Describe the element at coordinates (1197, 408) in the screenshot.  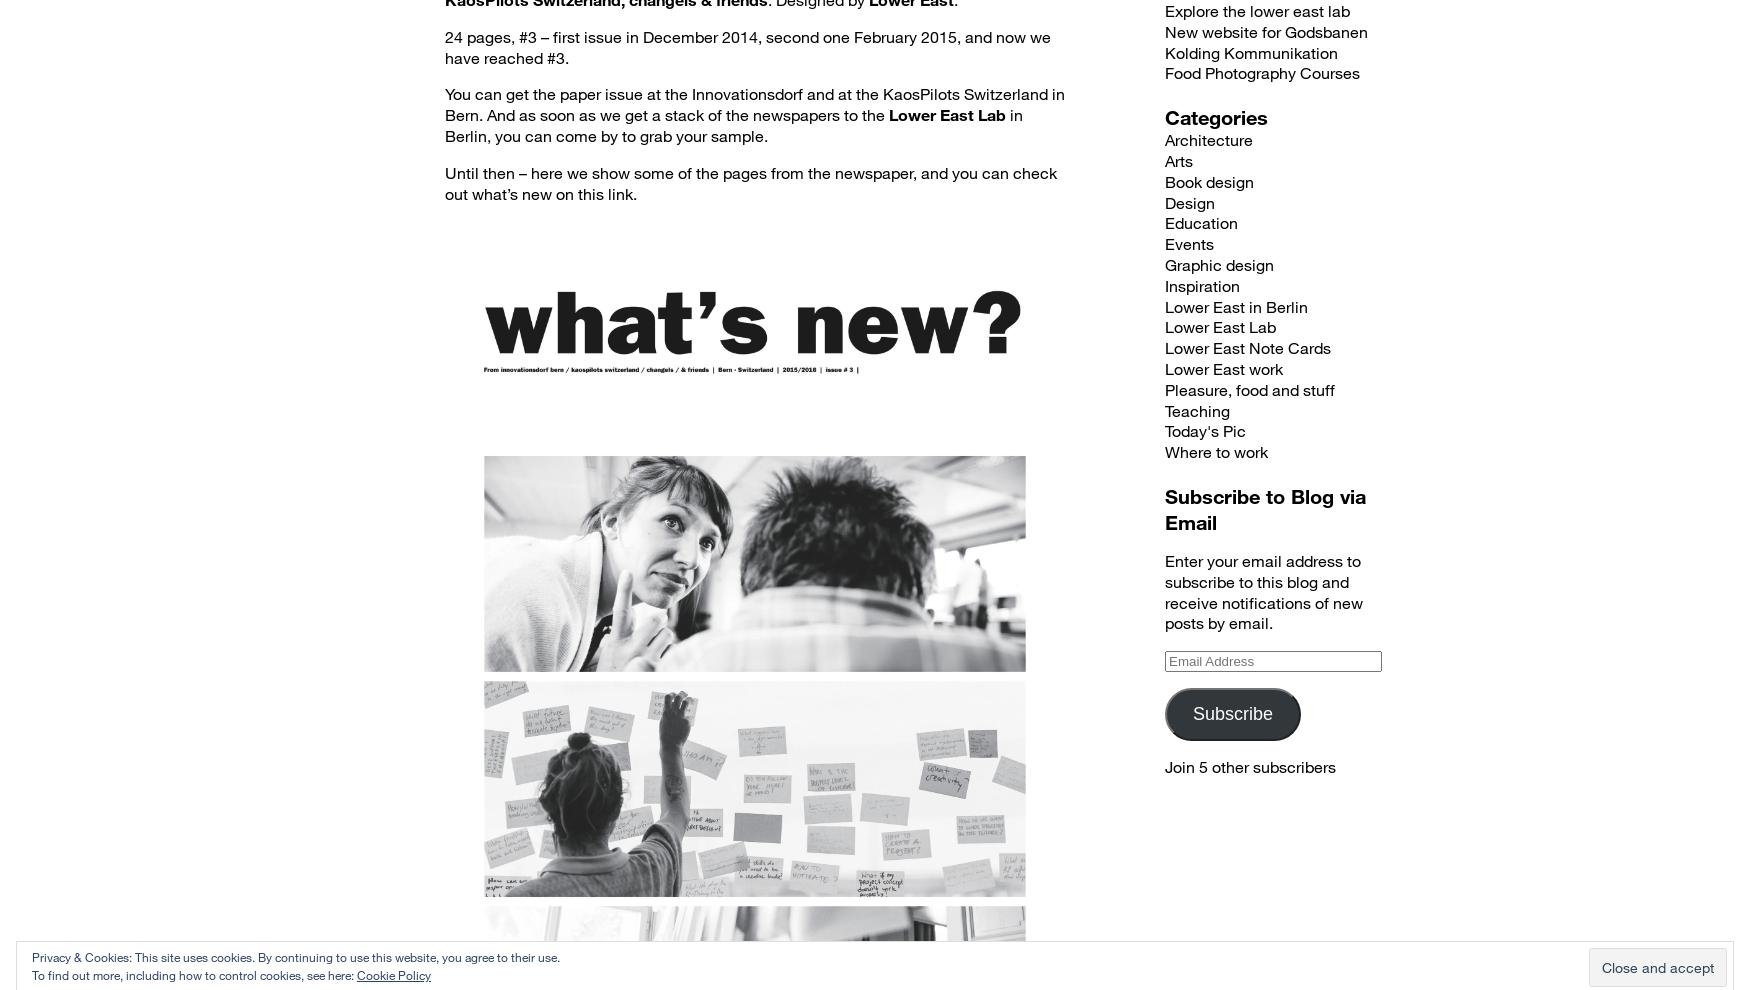
I see `'Teaching'` at that location.